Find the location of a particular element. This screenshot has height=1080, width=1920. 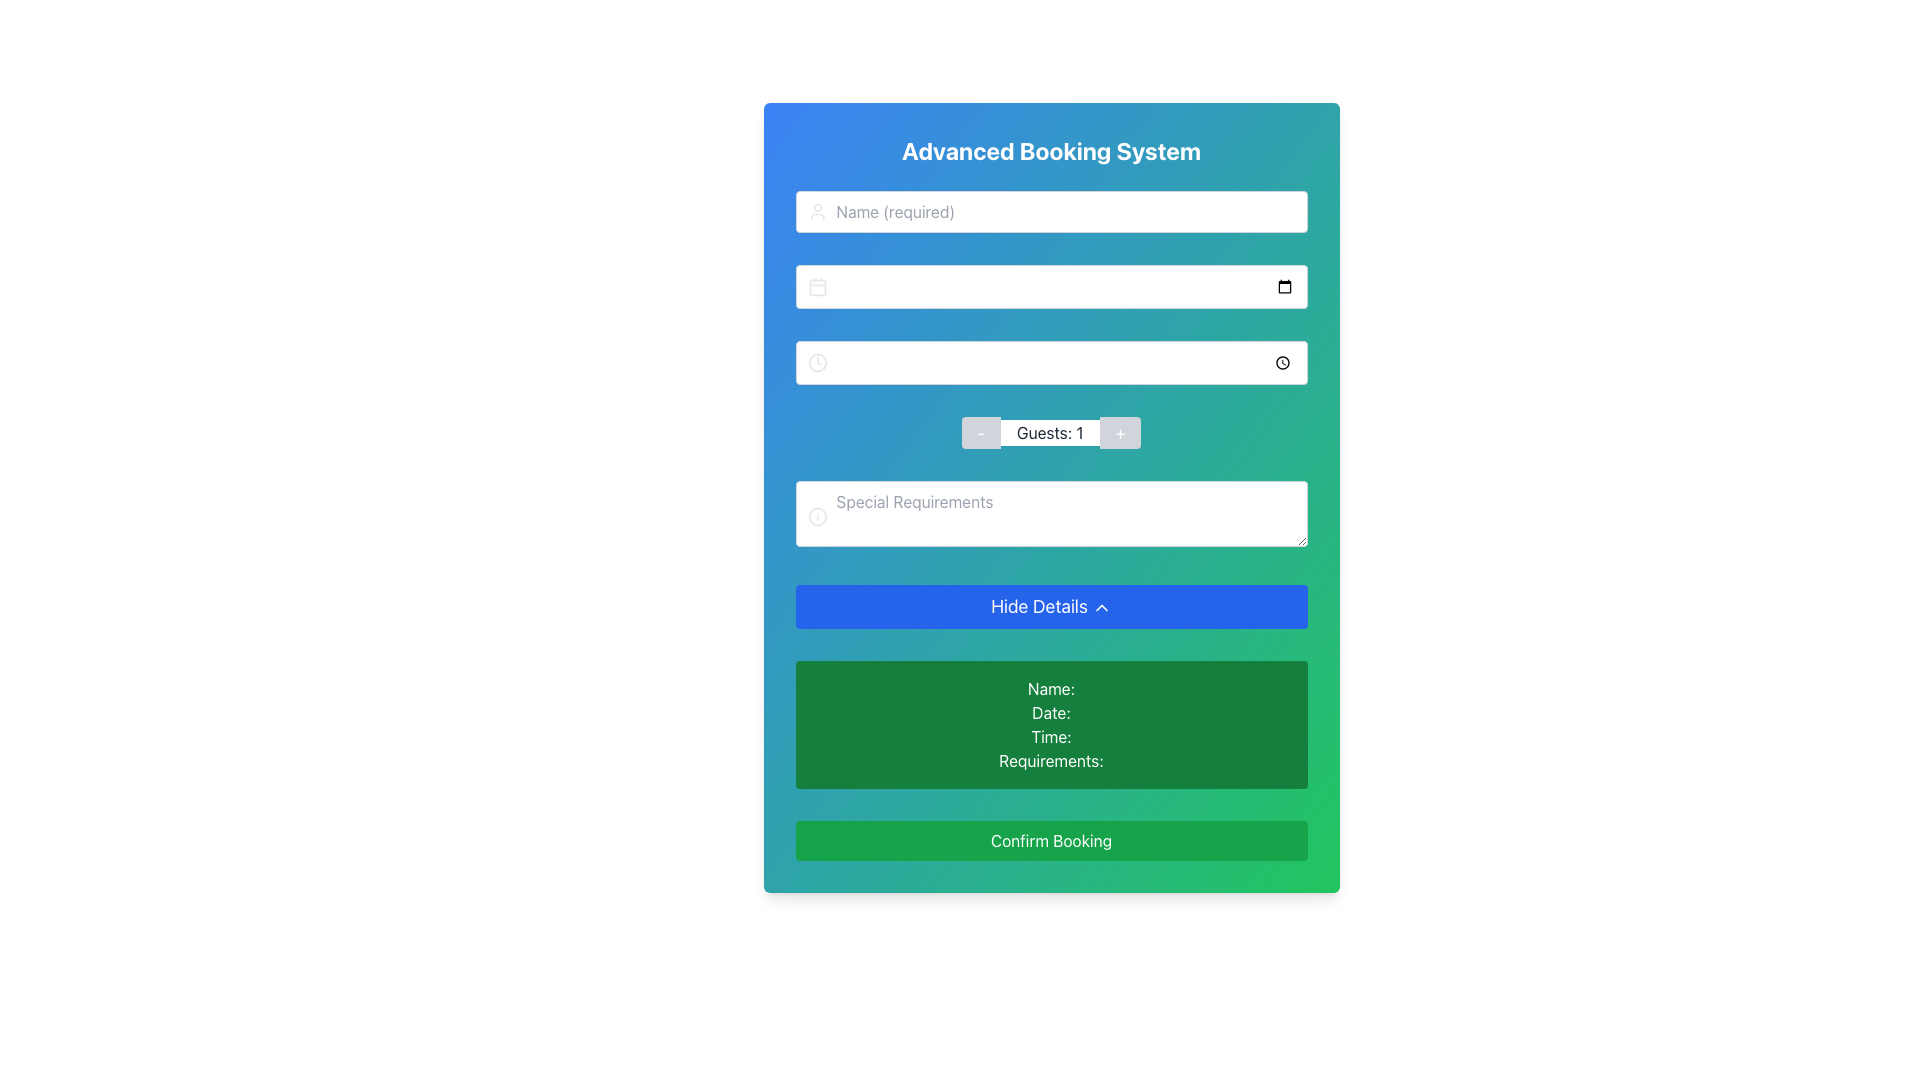

the upward-pointing chevron icon located on the right side of the 'Hide Details' button is located at coordinates (1100, 607).